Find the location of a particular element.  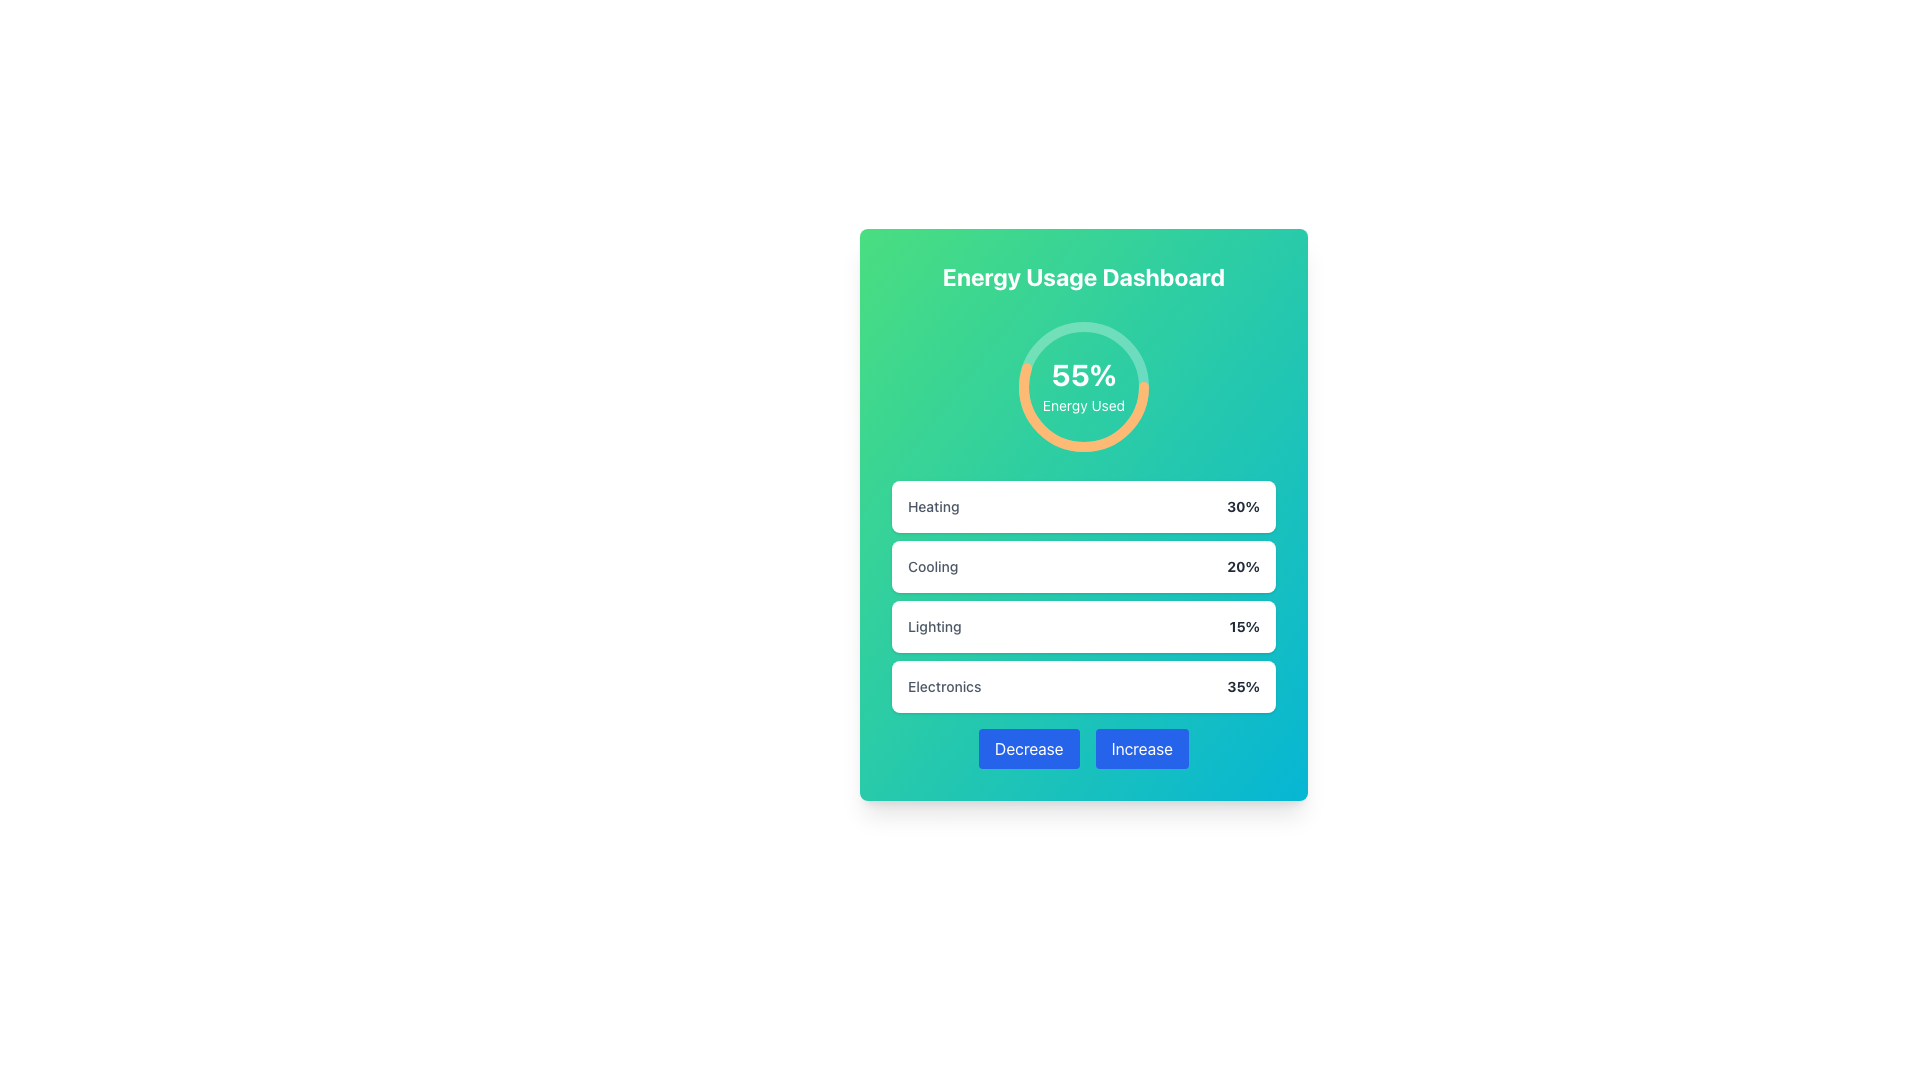

the bold text label displaying '15%' located to the right of 'Lighting' within its rectangular card is located at coordinates (1243, 626).